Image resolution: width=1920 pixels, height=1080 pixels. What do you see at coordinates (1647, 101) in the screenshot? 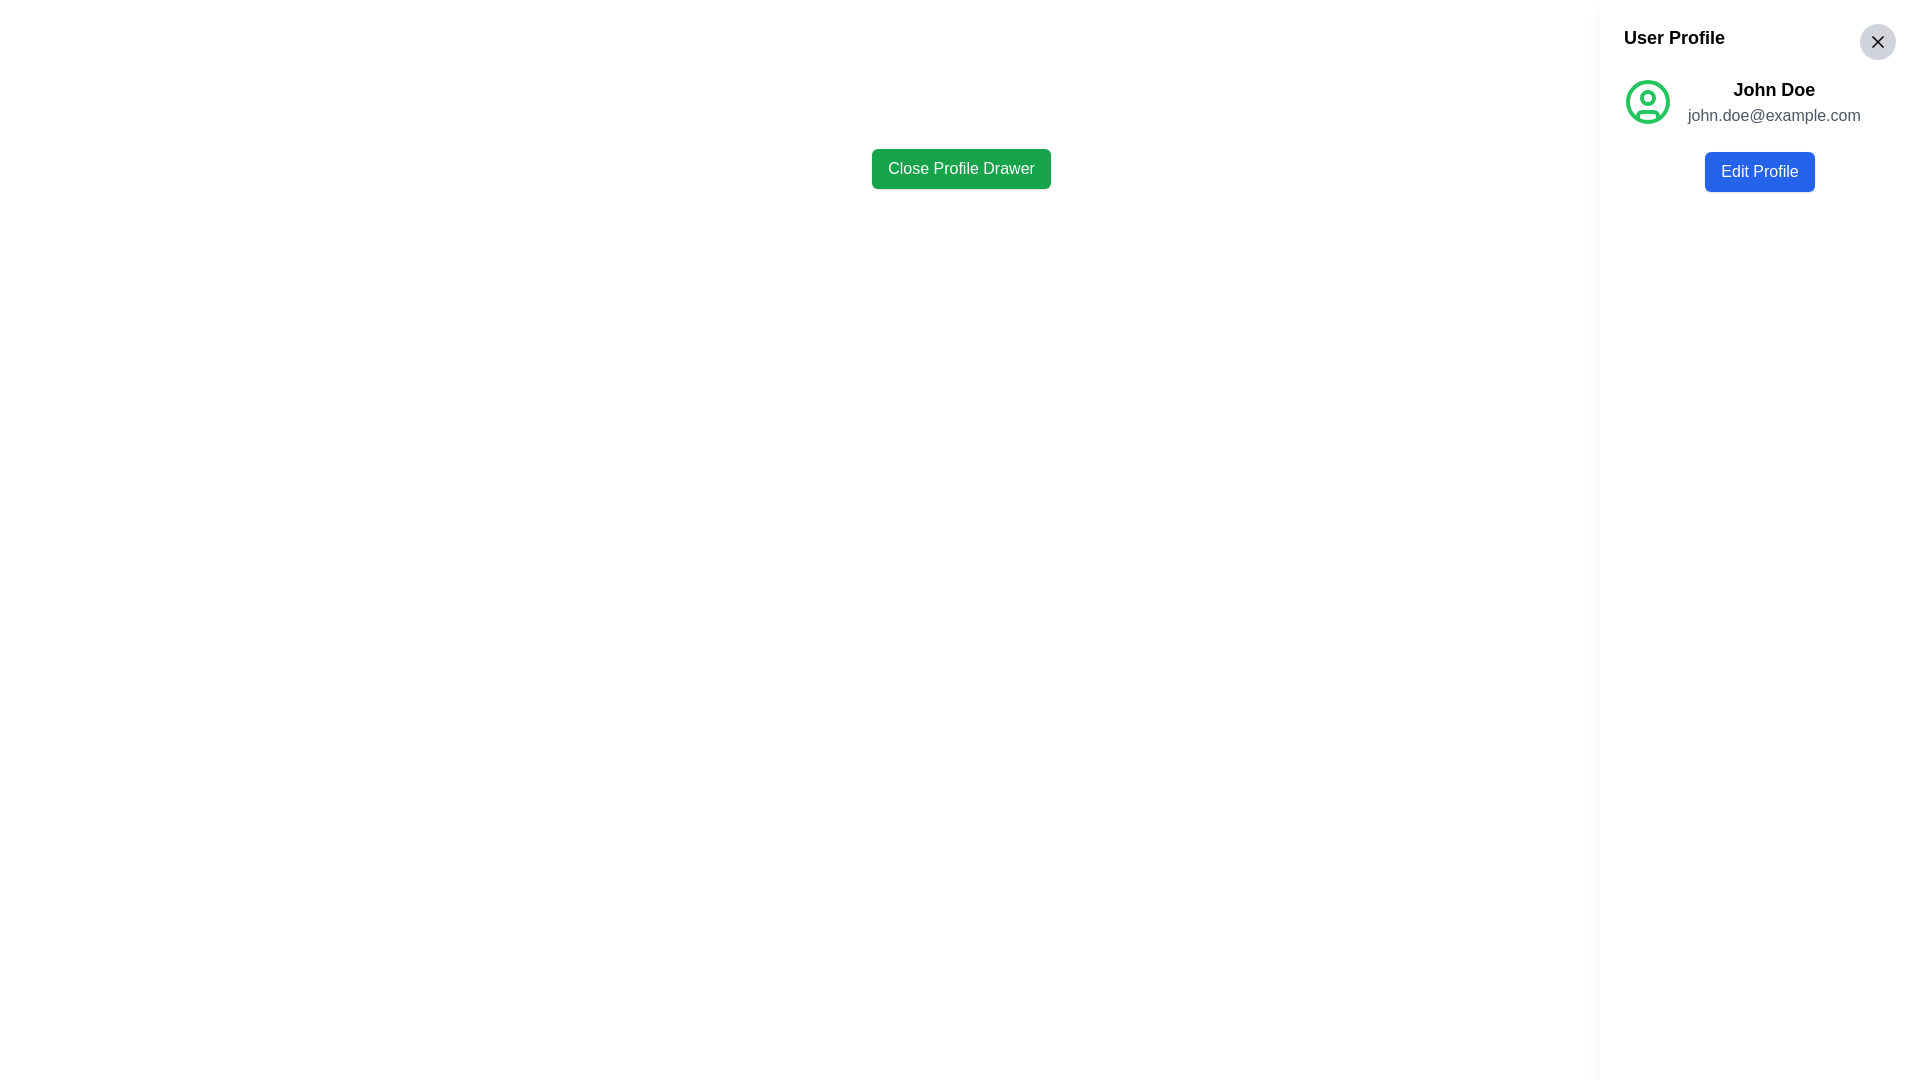
I see `the user profile icon, which is a green circular element located in the top-right corner of the interface, adjacent to the text 'John Doe' and 'john.doe@example.com'` at bounding box center [1647, 101].